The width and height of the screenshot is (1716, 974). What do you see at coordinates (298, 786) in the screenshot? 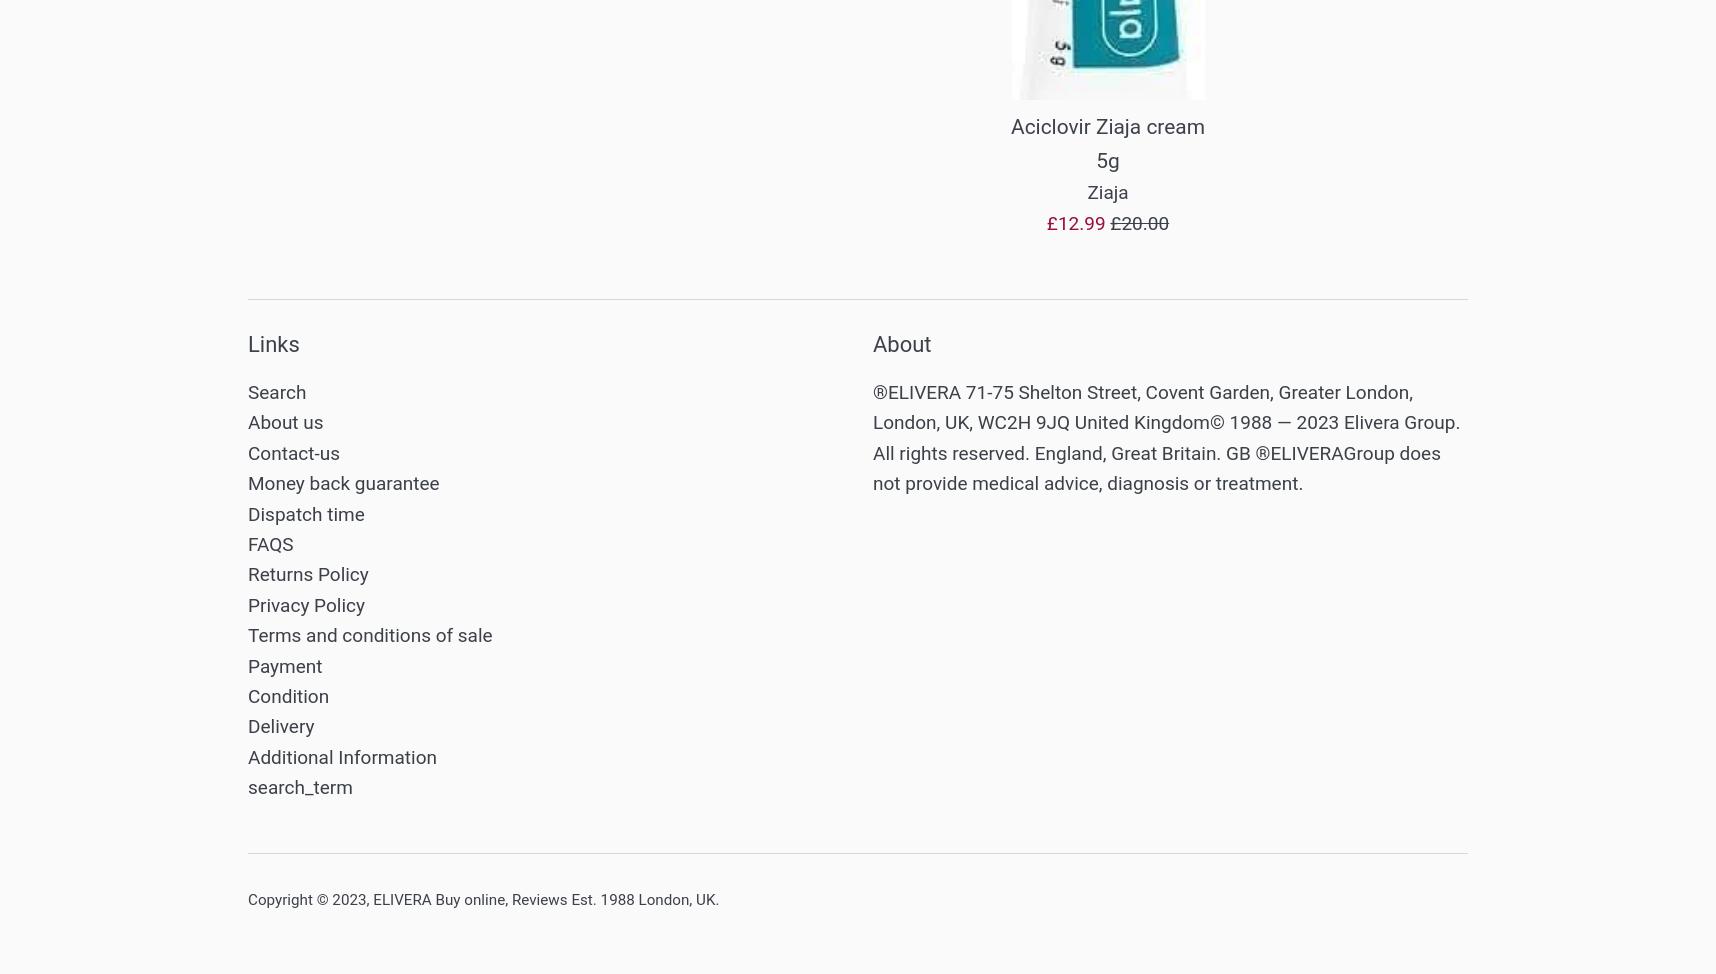
I see `'search_term'` at bounding box center [298, 786].